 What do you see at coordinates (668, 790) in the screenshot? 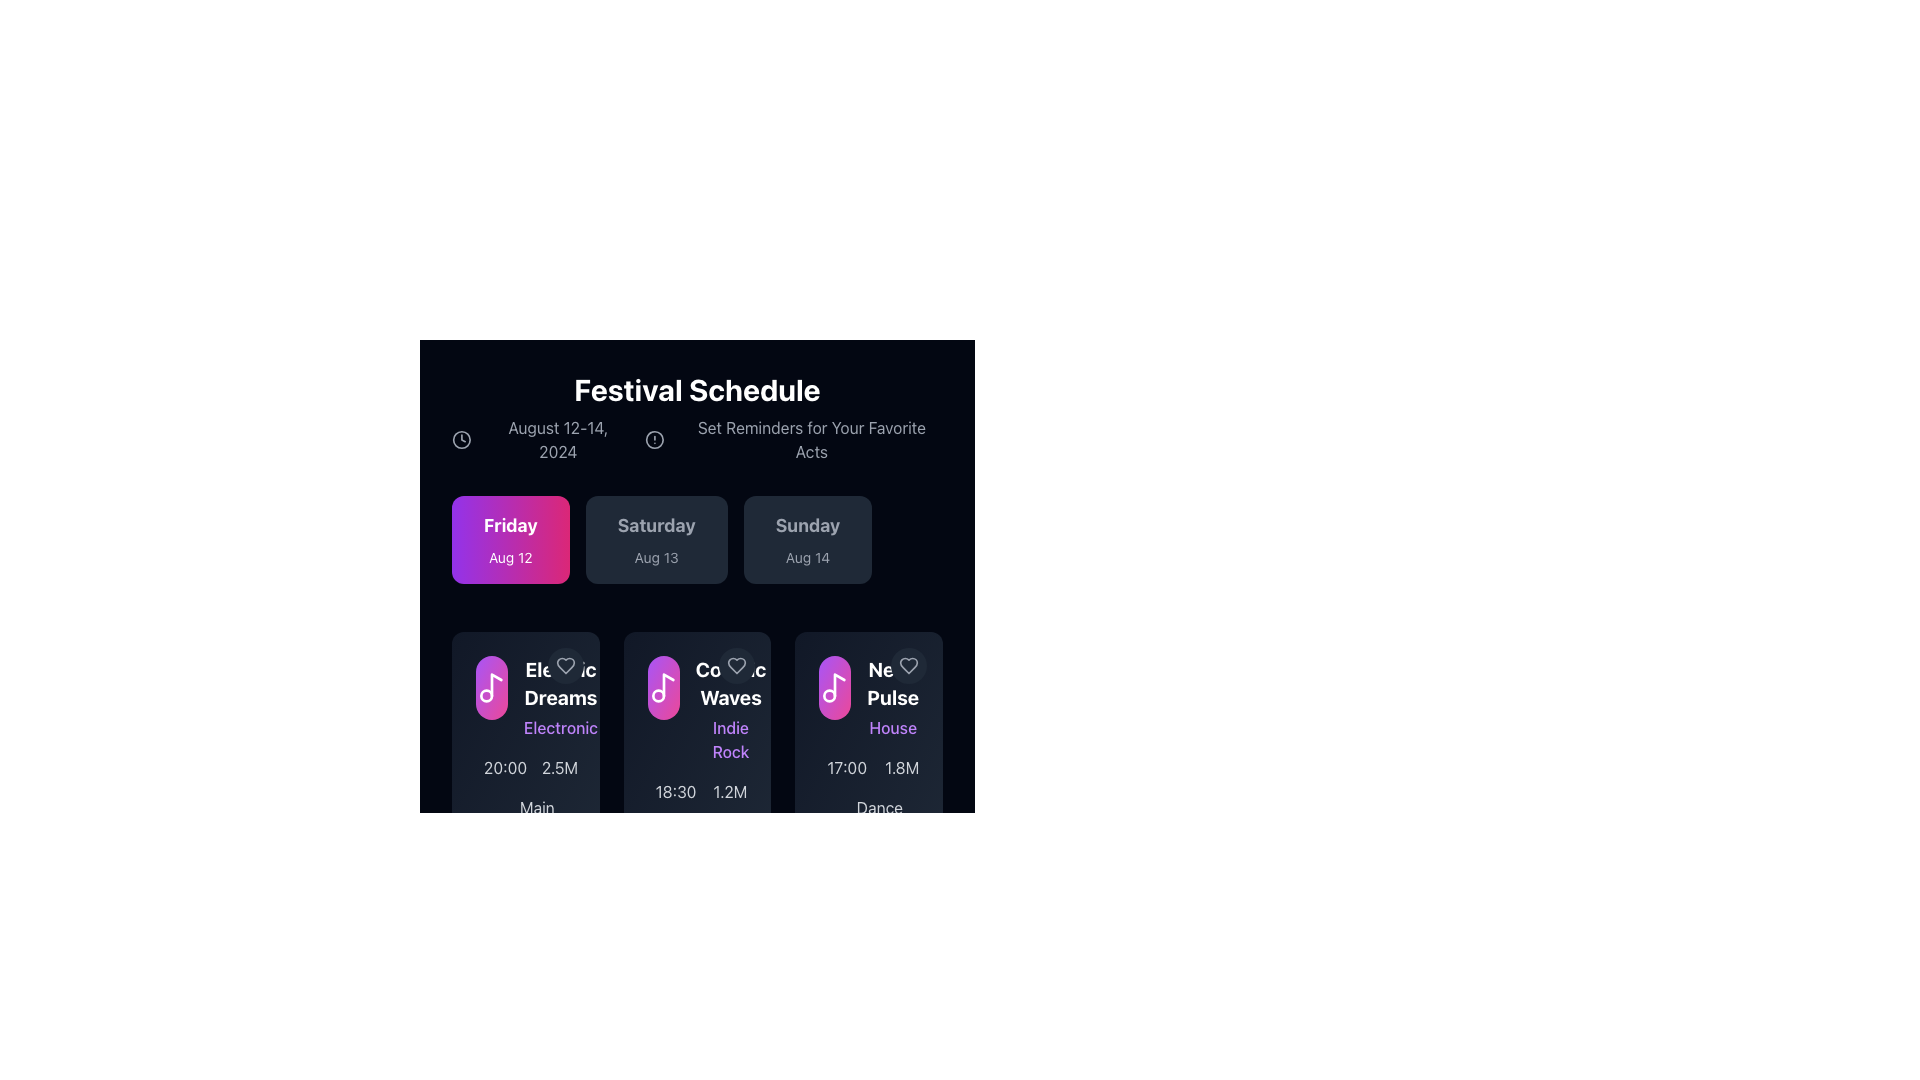
I see `the Label displaying the scheduled time for the 'Co Waves' event, which is located directly below its title and description, and has a clock icon to its left` at bounding box center [668, 790].